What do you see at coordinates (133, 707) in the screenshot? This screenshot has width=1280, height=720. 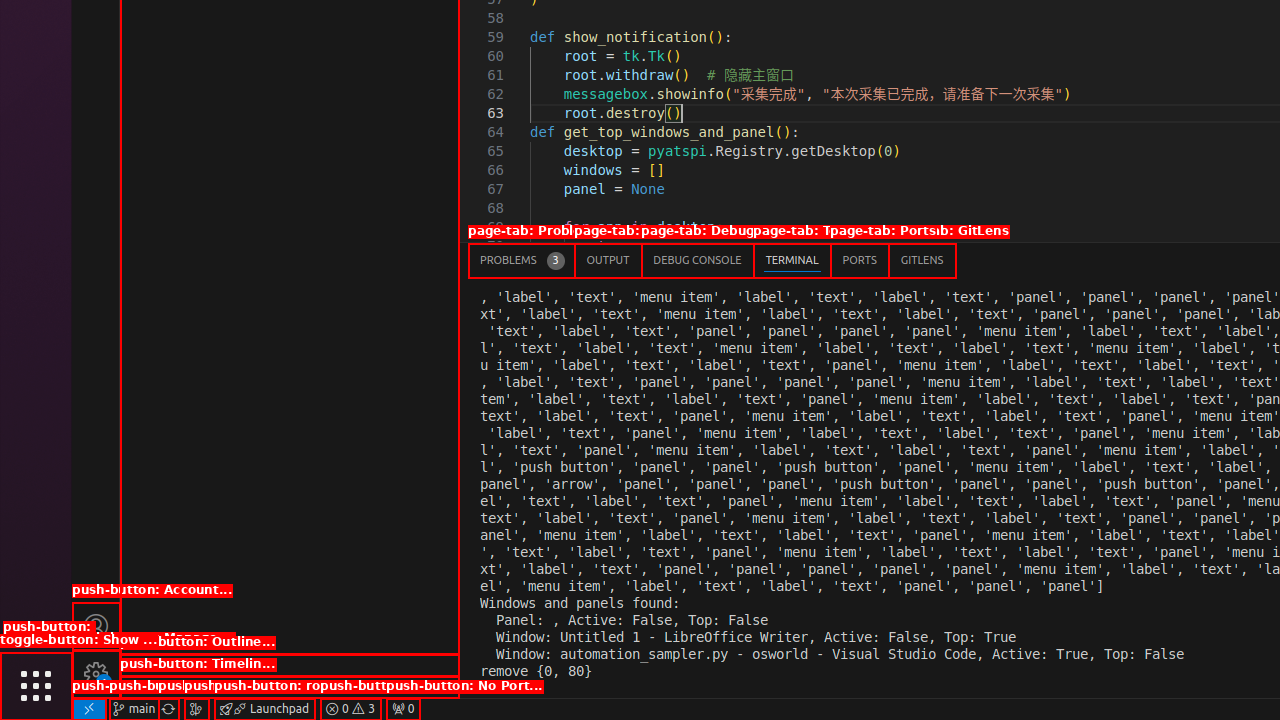 I see `'OSWorld (Git) - main, Checkout Branch/Tag...'` at bounding box center [133, 707].